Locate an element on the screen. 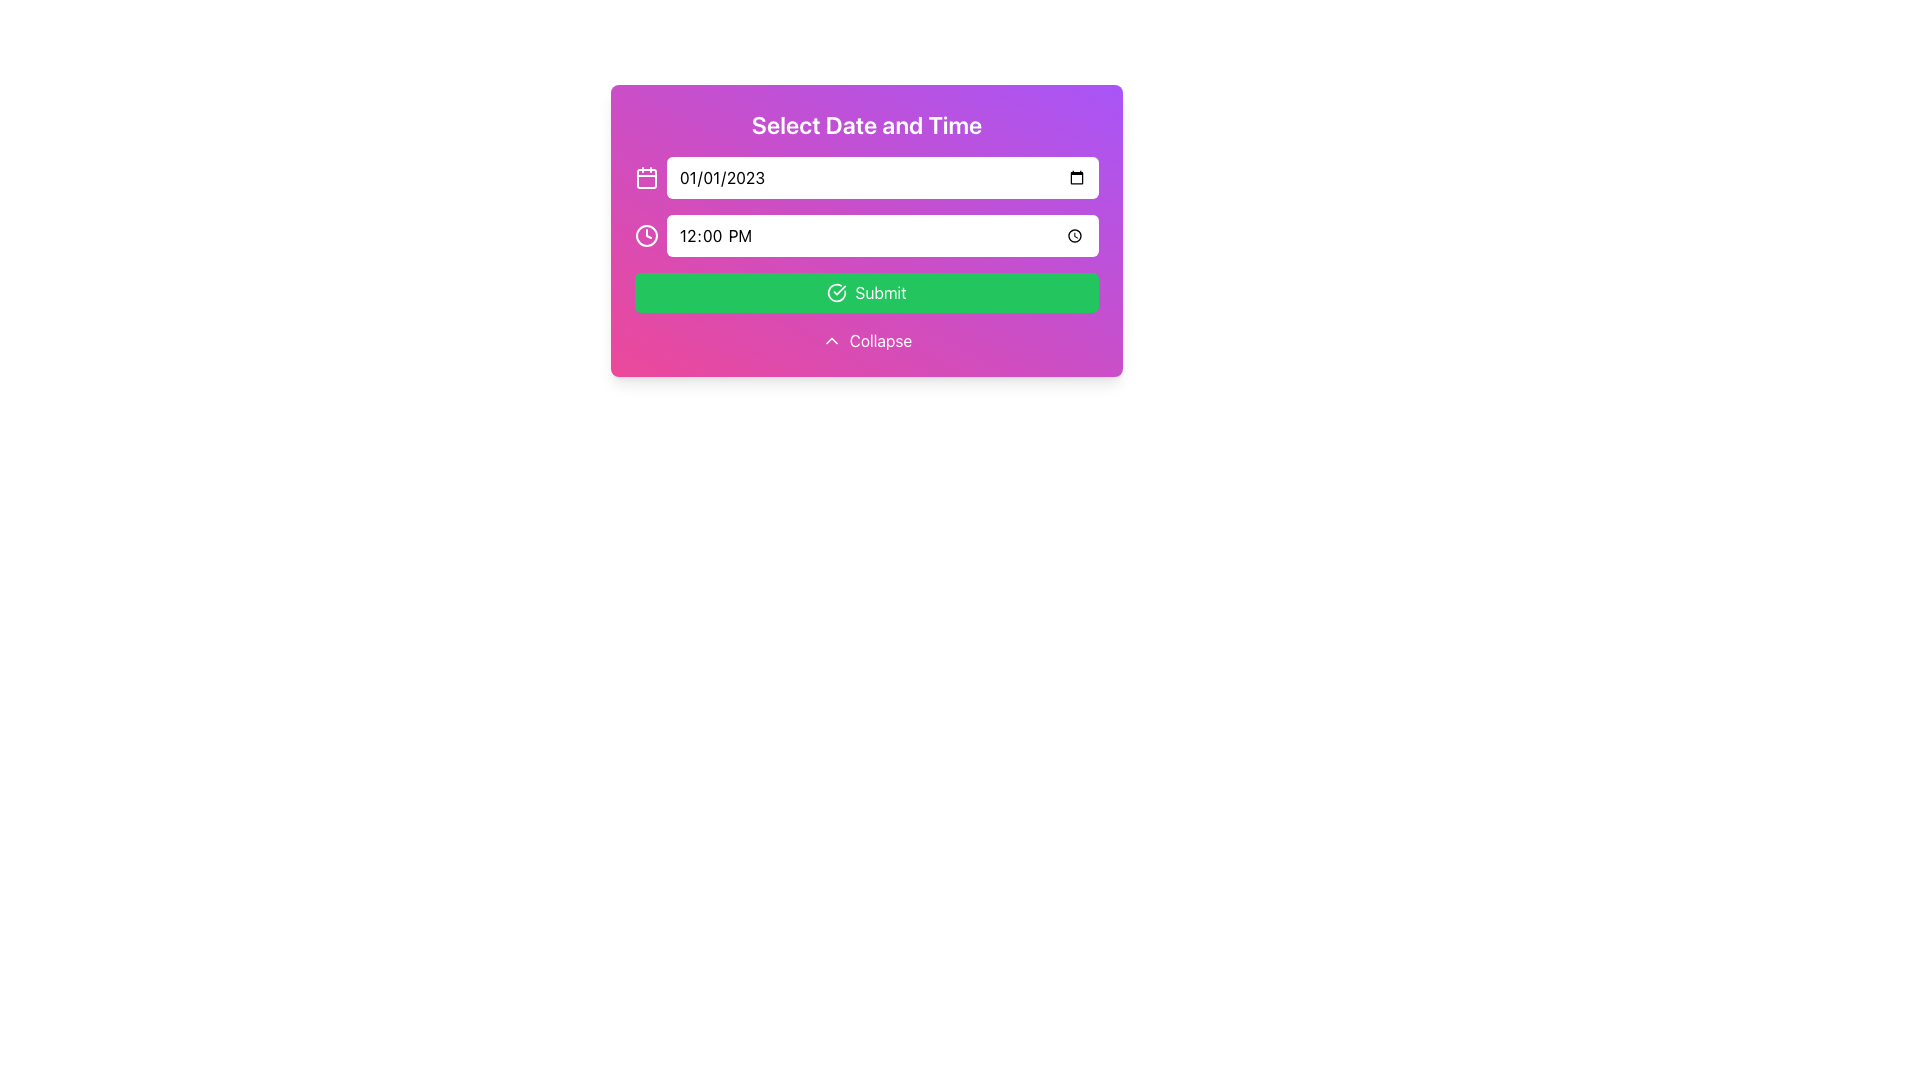 Image resolution: width=1920 pixels, height=1080 pixels. the Date Input element, which is a rounded rectangular input displaying the date '01/01/2023' is located at coordinates (882, 176).